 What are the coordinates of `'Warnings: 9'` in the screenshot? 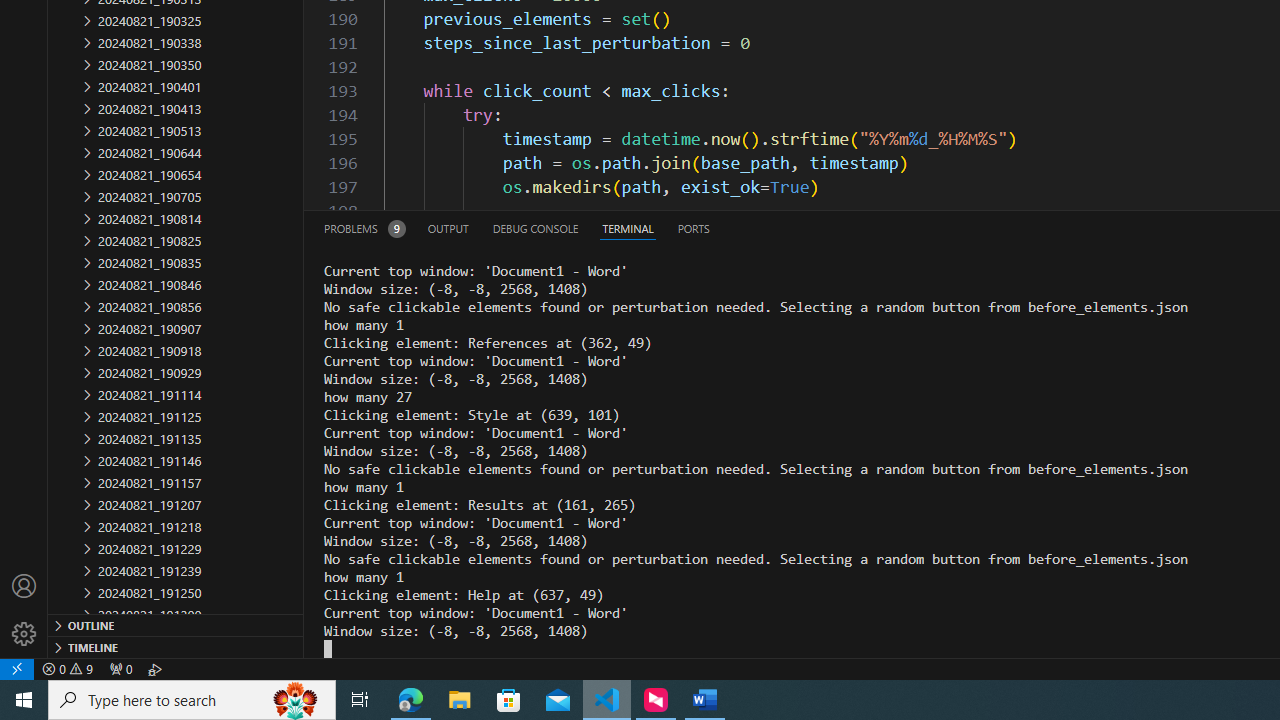 It's located at (67, 668).